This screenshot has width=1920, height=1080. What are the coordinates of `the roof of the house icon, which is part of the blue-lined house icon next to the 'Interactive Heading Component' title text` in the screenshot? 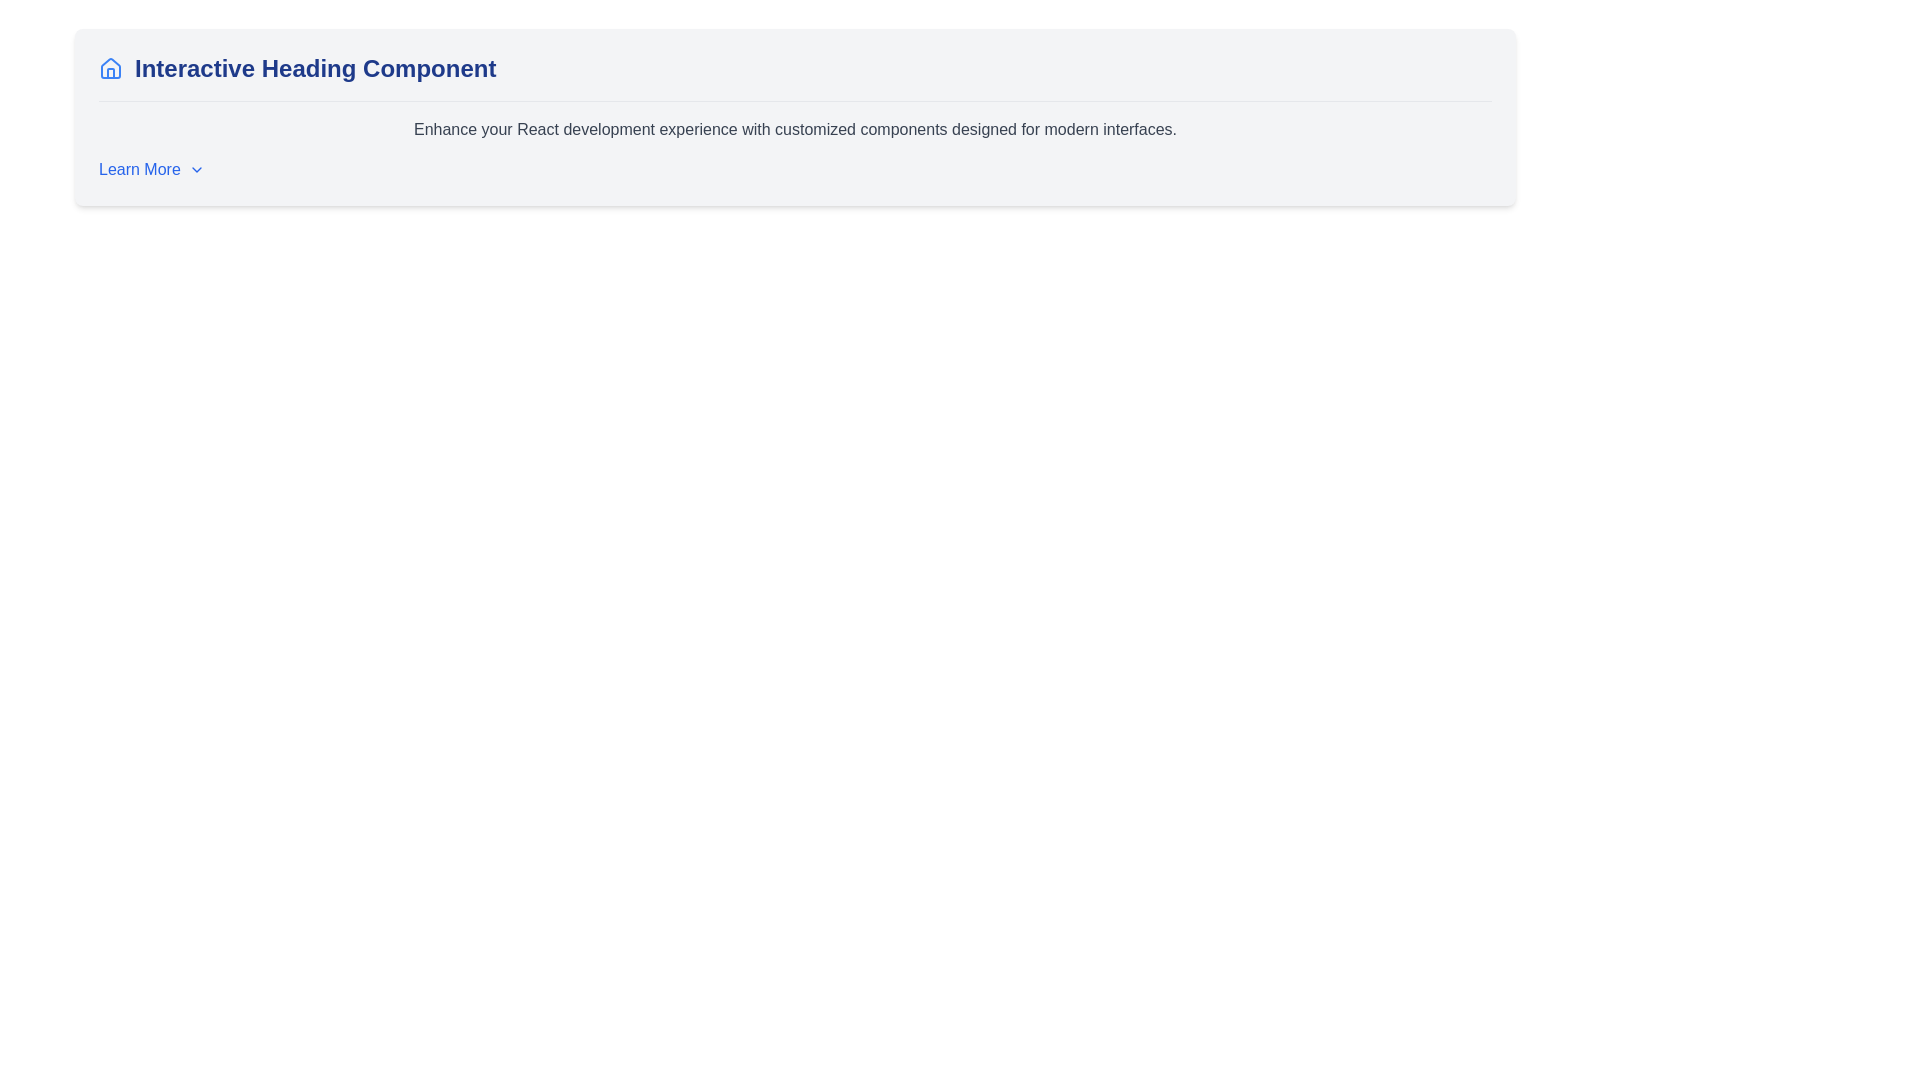 It's located at (109, 67).